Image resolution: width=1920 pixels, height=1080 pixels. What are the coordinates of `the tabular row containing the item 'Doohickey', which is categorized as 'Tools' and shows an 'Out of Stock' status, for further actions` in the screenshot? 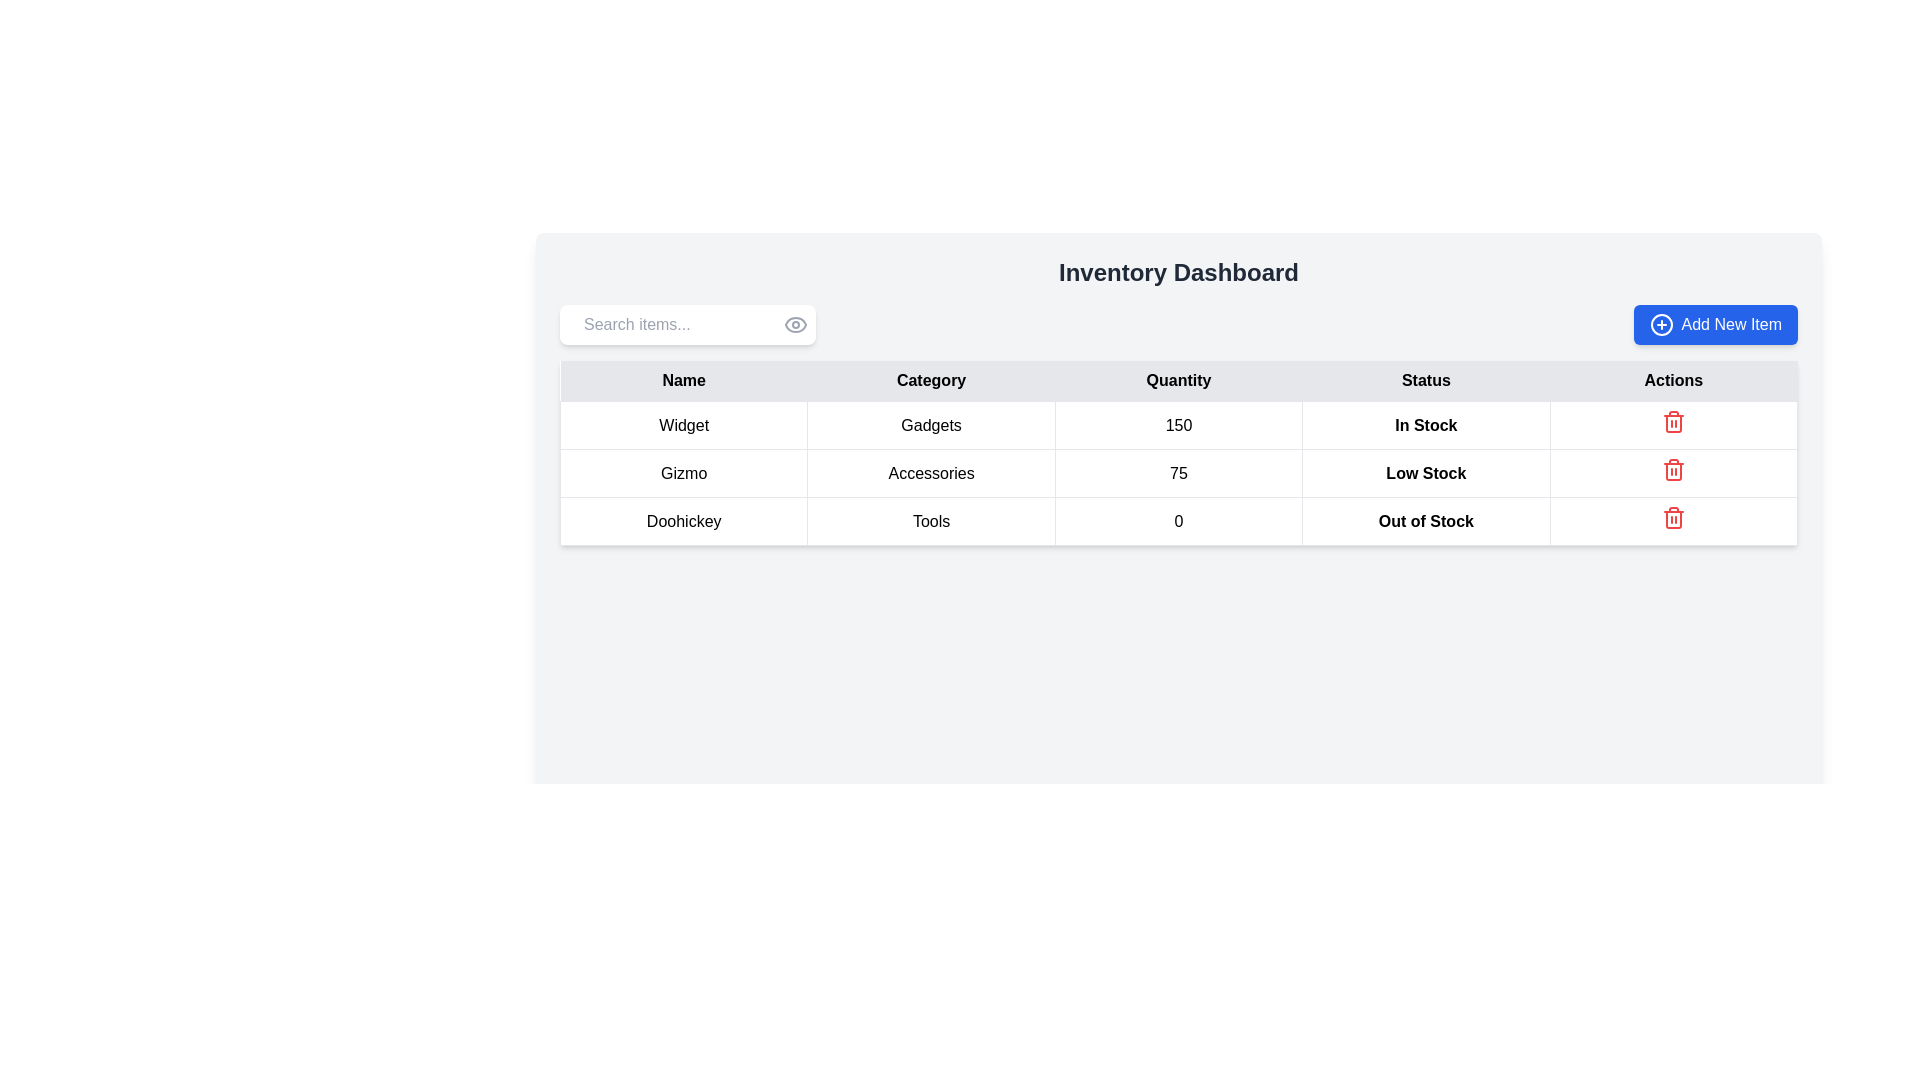 It's located at (1179, 520).